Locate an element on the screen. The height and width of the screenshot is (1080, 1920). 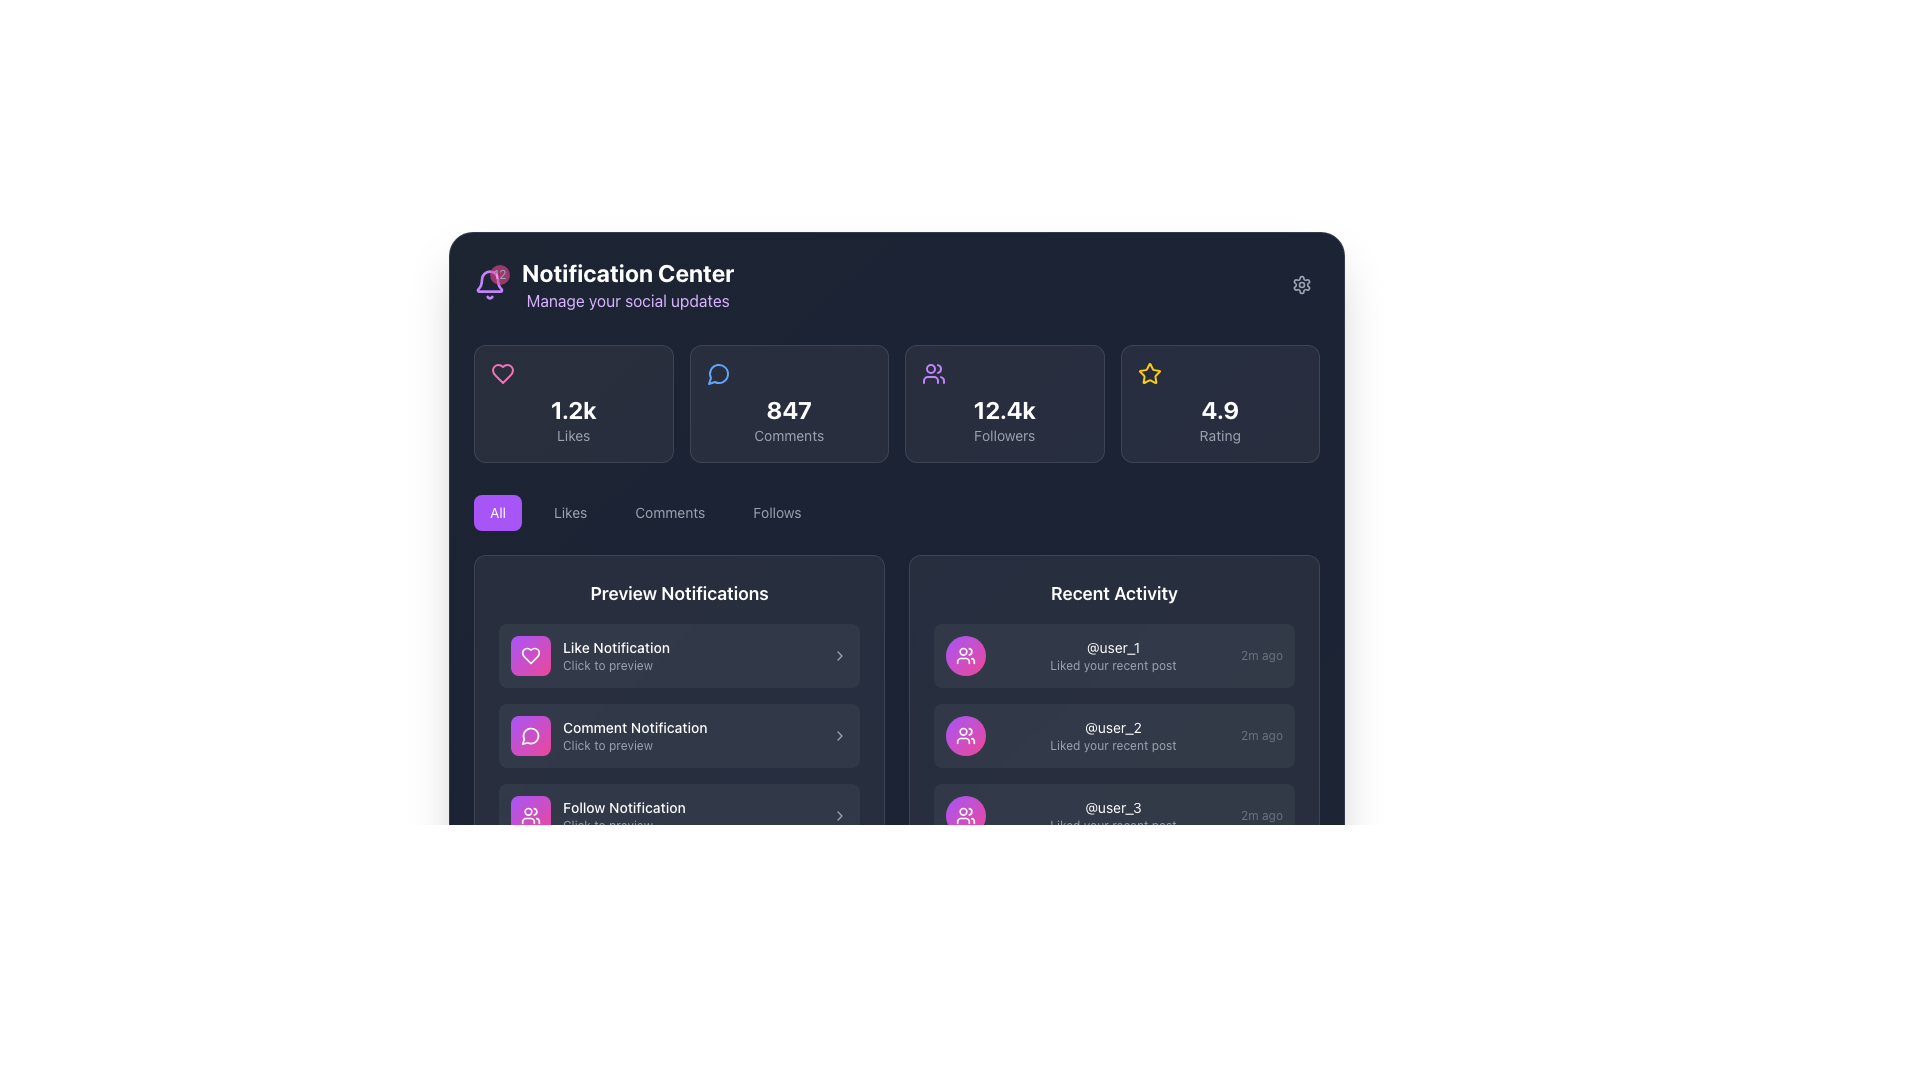
the heart-shaped vector icon, which is pink and represents 'likes', located to the left of the numeral (1.2k) in the upper section of the interface is located at coordinates (531, 655).